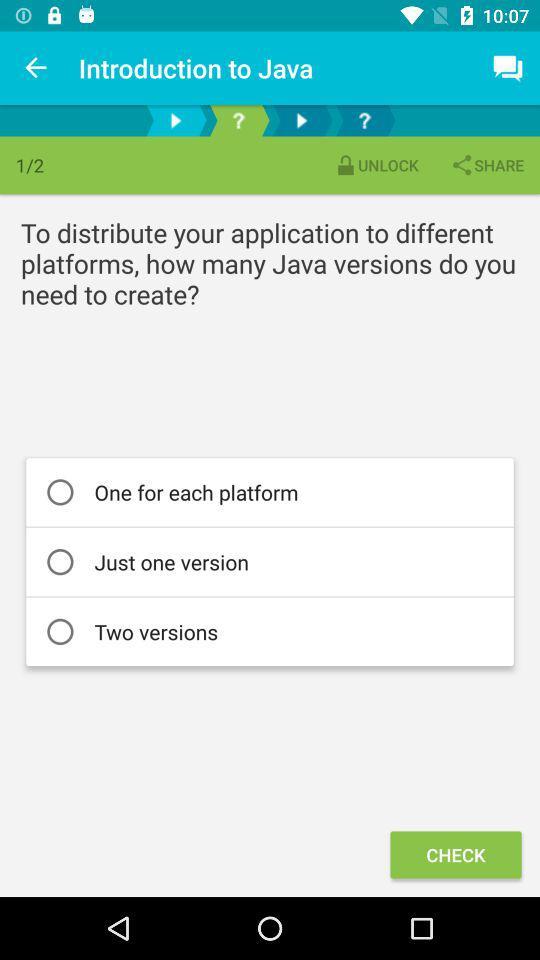  Describe the element at coordinates (455, 853) in the screenshot. I see `the check at the bottom right corner` at that location.